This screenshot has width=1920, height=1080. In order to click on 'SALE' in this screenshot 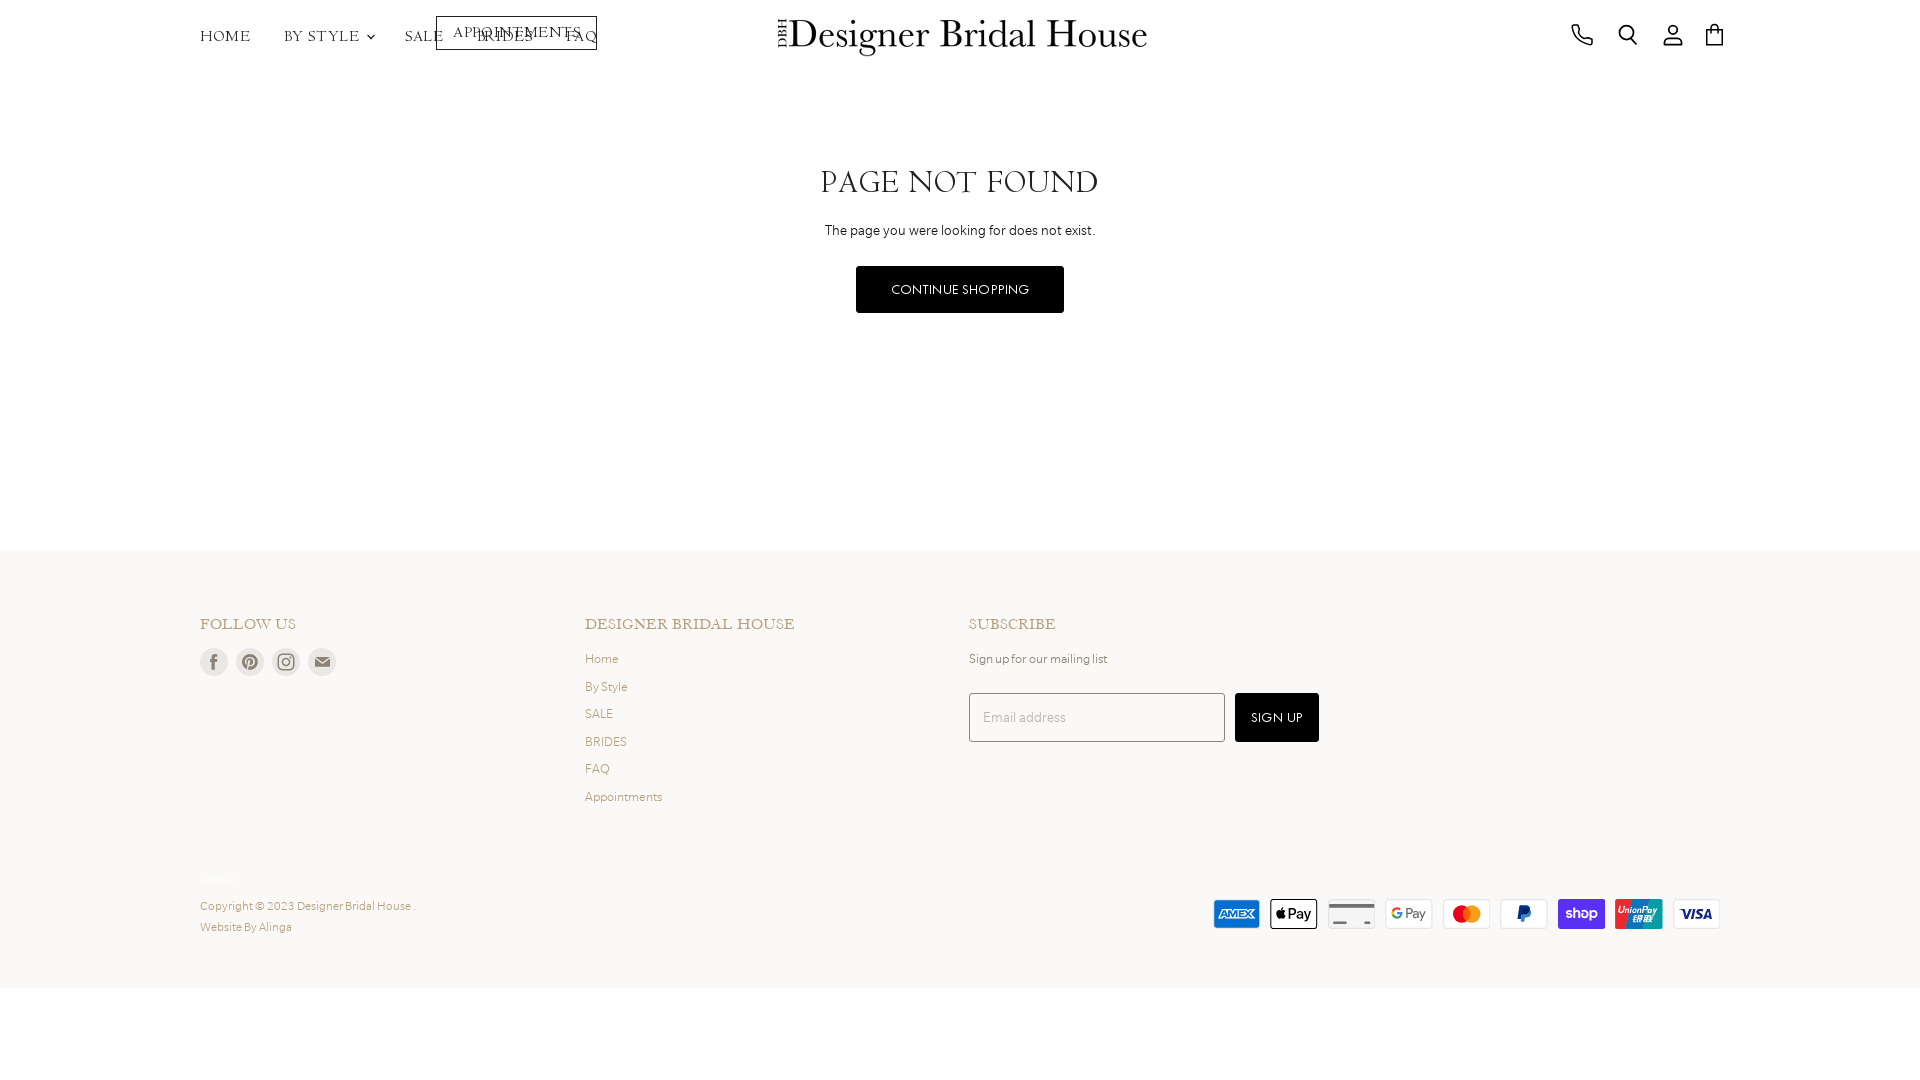, I will do `click(598, 712)`.